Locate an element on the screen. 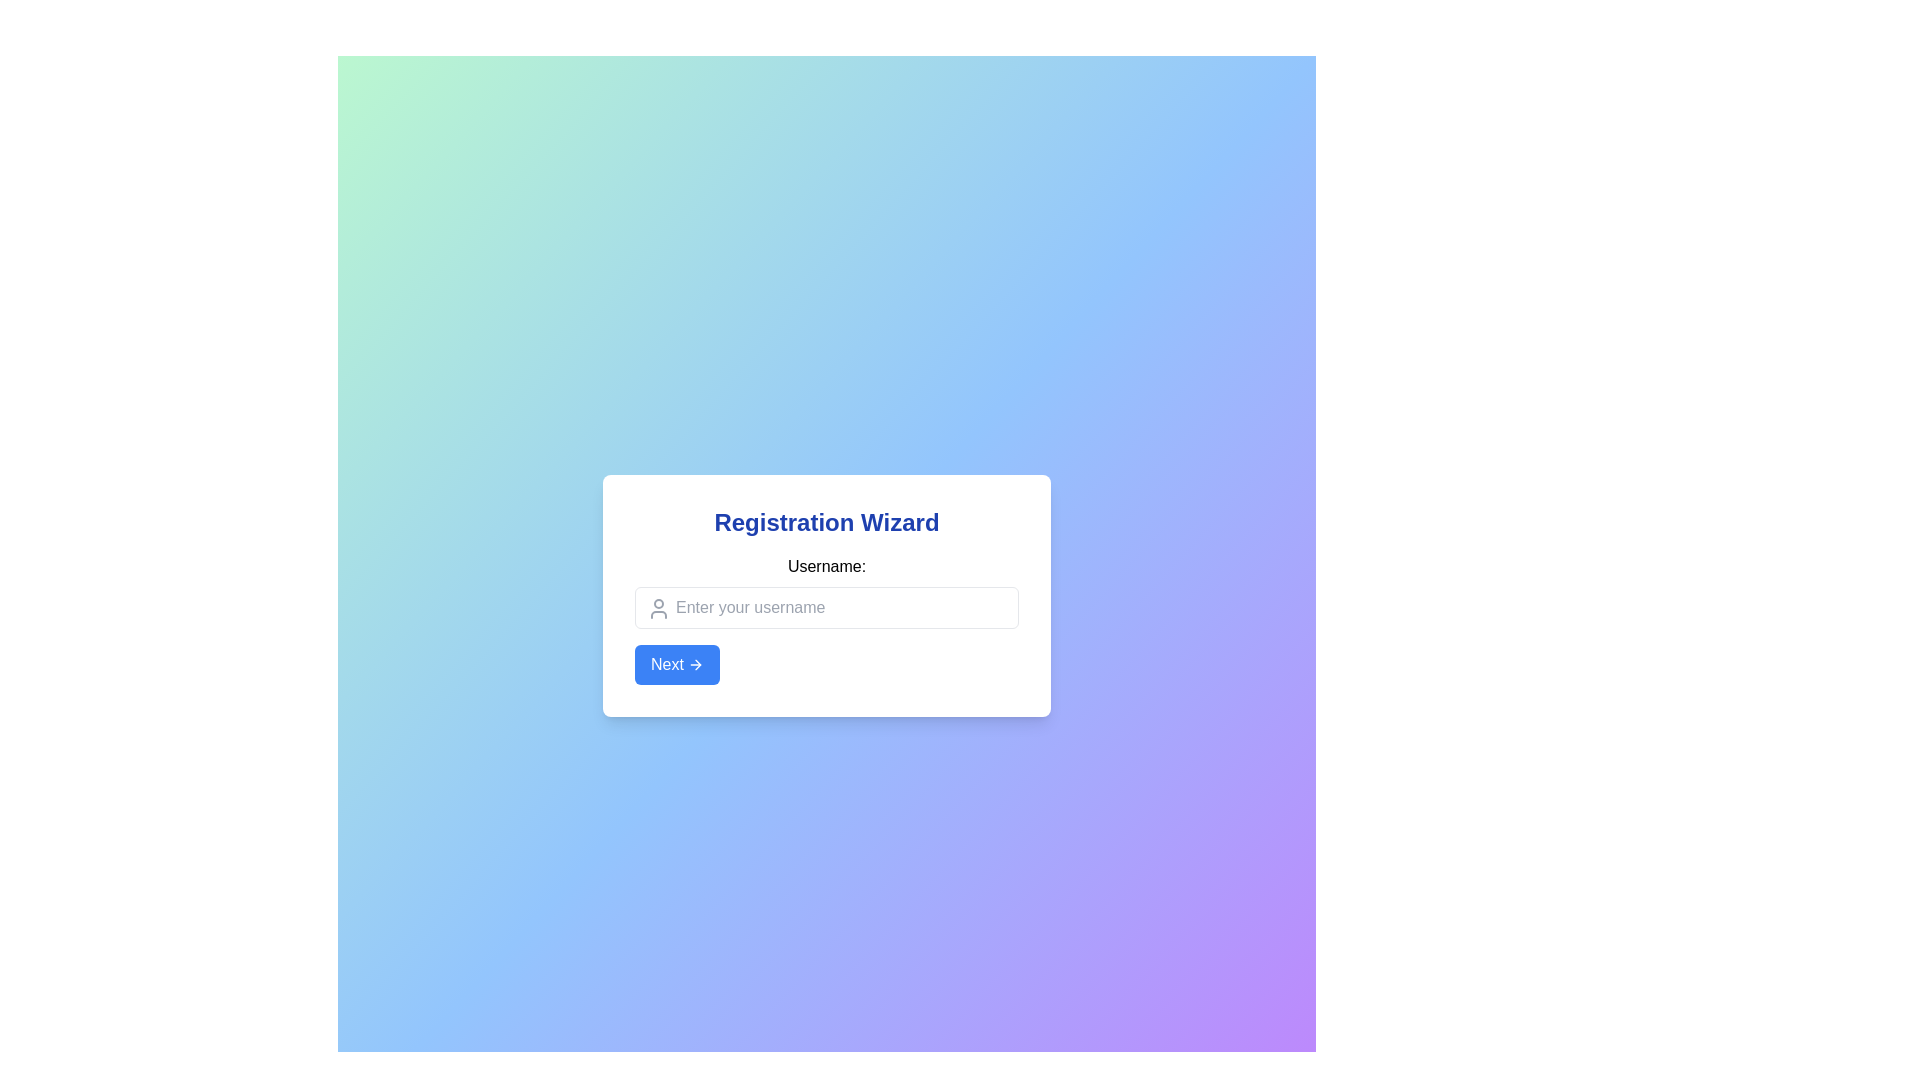  the Text Label that indicates users should provide their username in the adjacent field, positioned above the username input field is located at coordinates (826, 567).